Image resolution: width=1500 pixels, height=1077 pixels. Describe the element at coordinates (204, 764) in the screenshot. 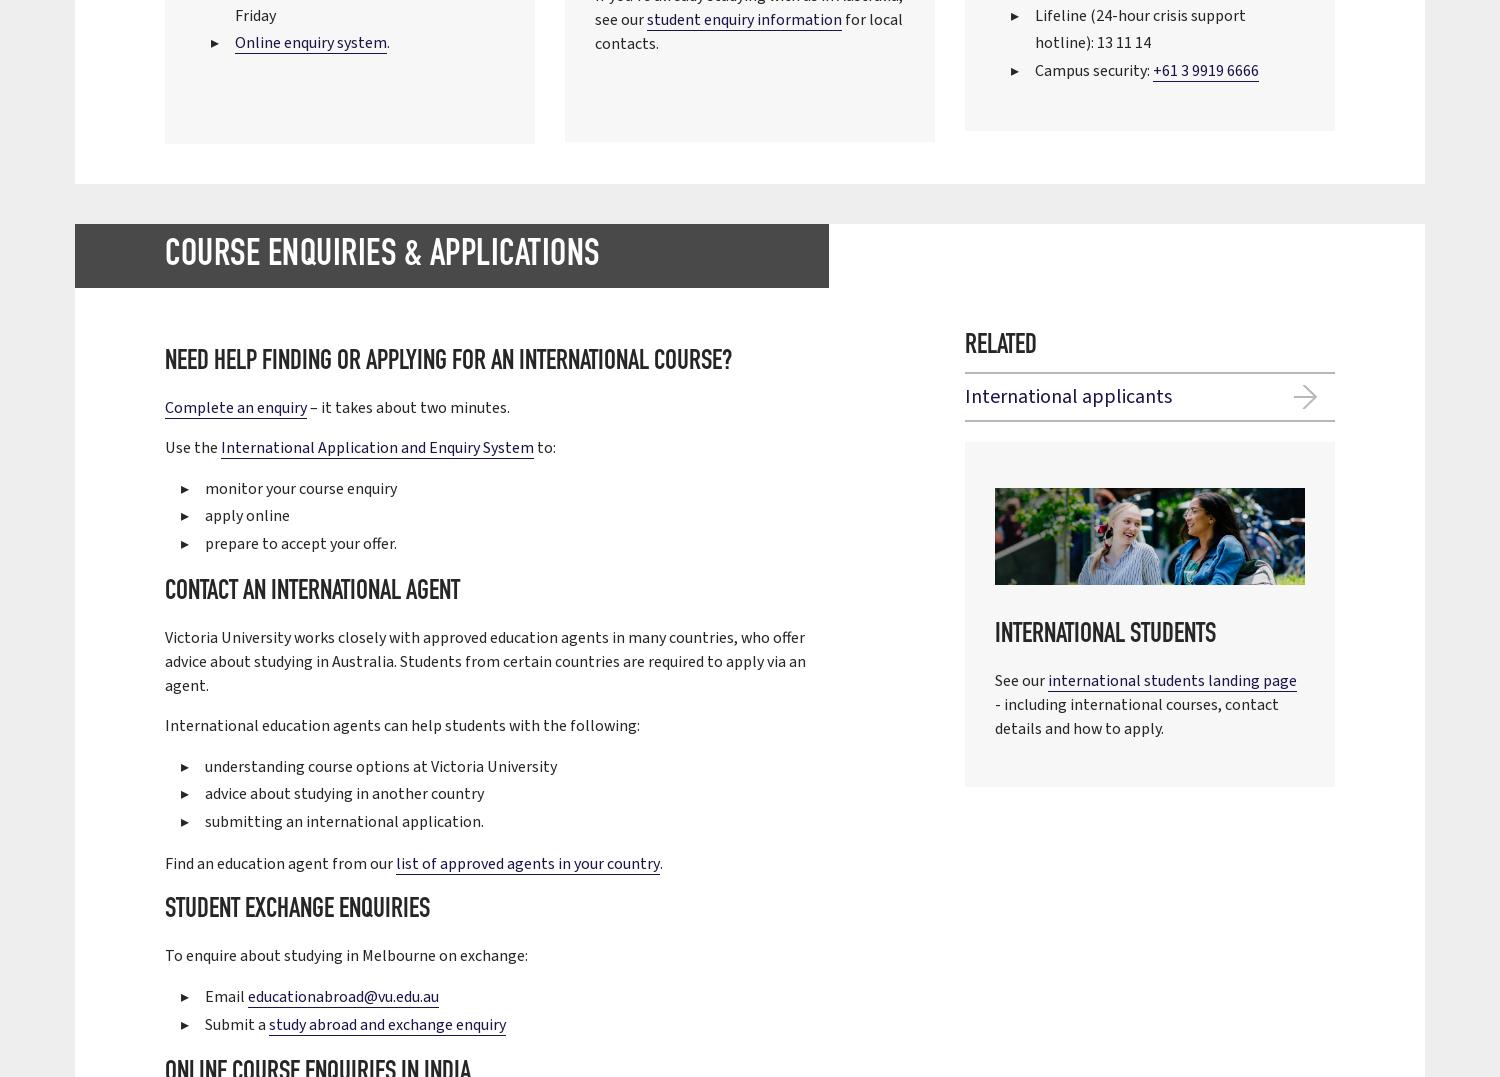

I see `'understanding course options at Victoria University'` at that location.